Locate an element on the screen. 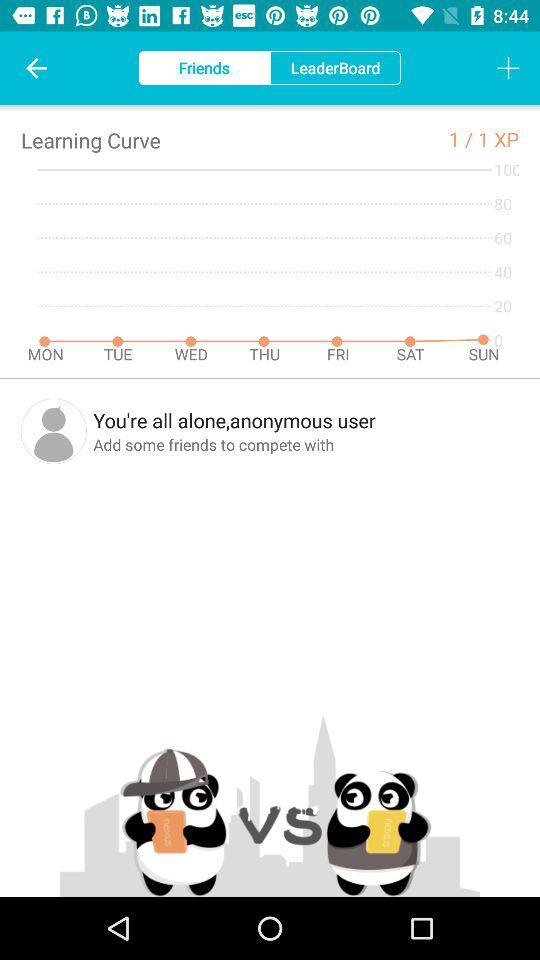  1 xp icon is located at coordinates (497, 138).